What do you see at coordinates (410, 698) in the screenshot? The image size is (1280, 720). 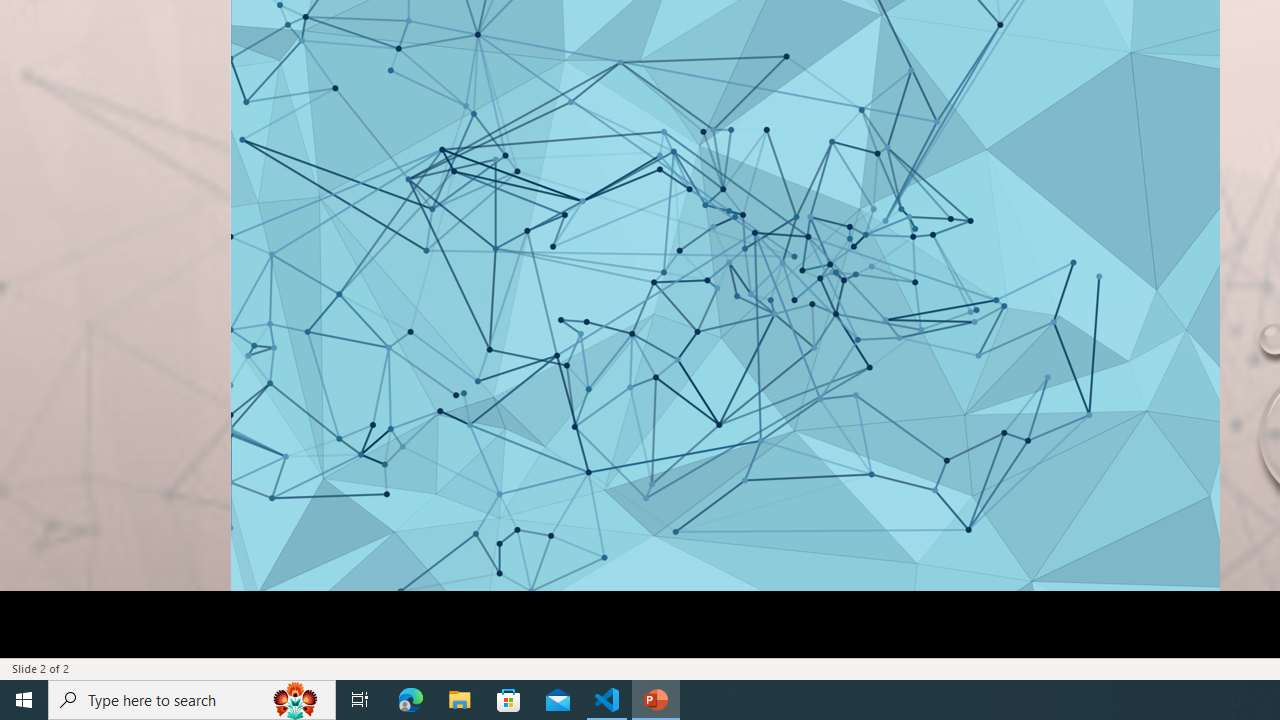 I see `'Microsoft Edge'` at bounding box center [410, 698].